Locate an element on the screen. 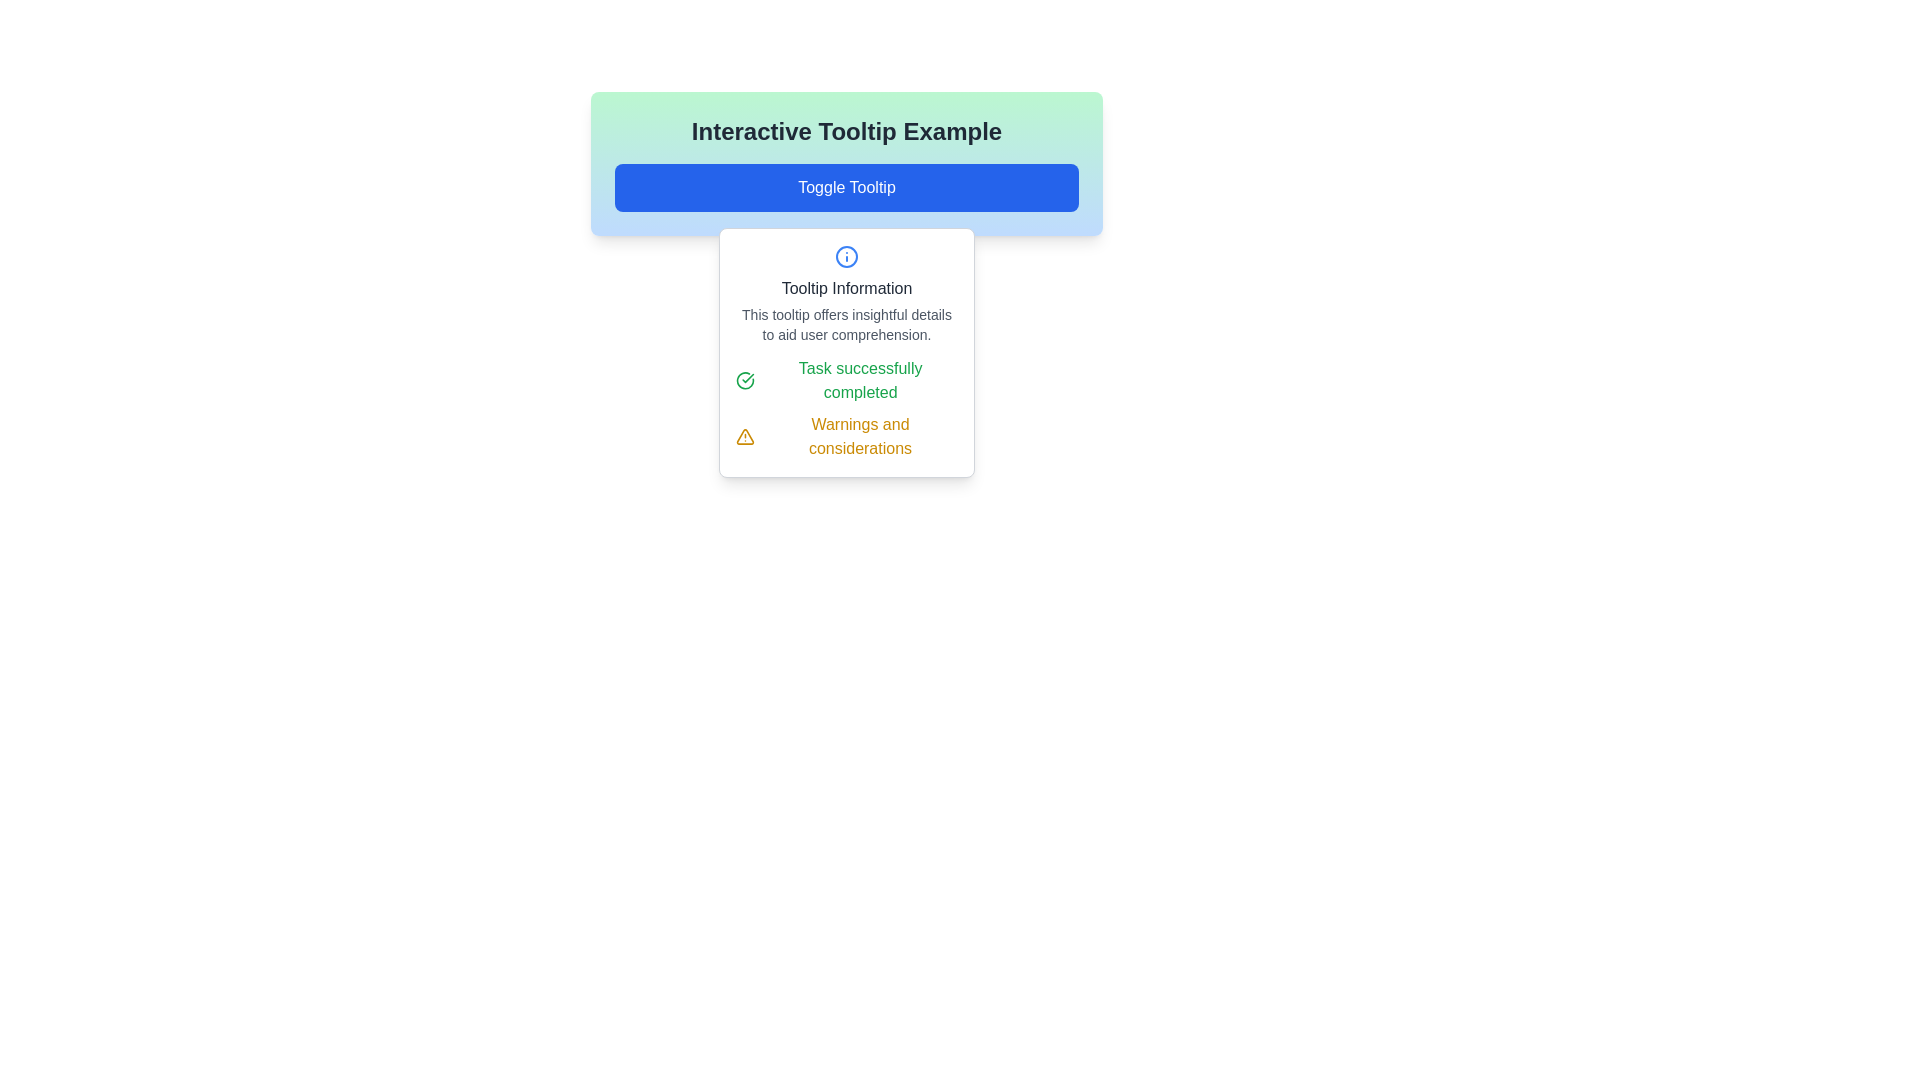  the accompanying icons within the Informational status display located in the tooltip box beneath the header 'Tooltip Information' is located at coordinates (846, 407).